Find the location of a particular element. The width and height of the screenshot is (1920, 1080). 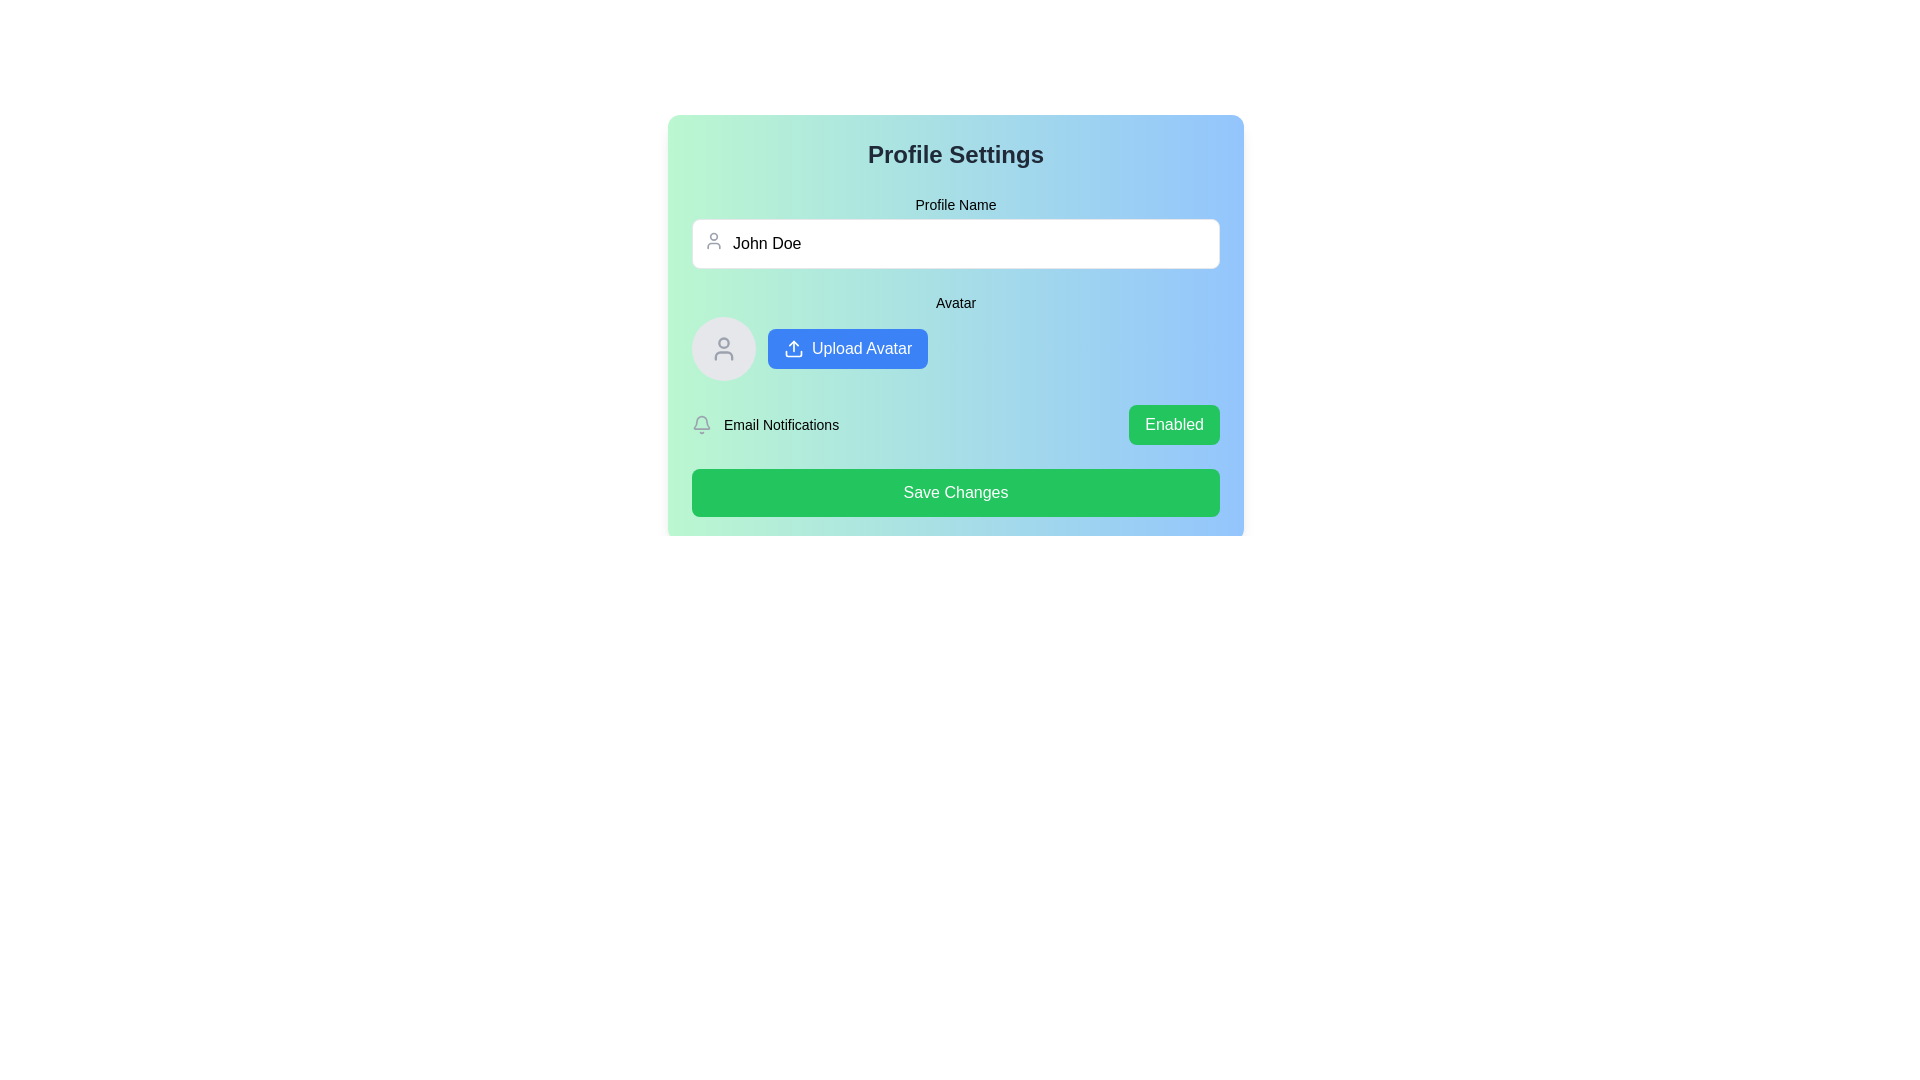

the upward arrow icon within the 'Upload Avatar' button, which has a blue outline and is positioned to the left of the button text is located at coordinates (792, 347).